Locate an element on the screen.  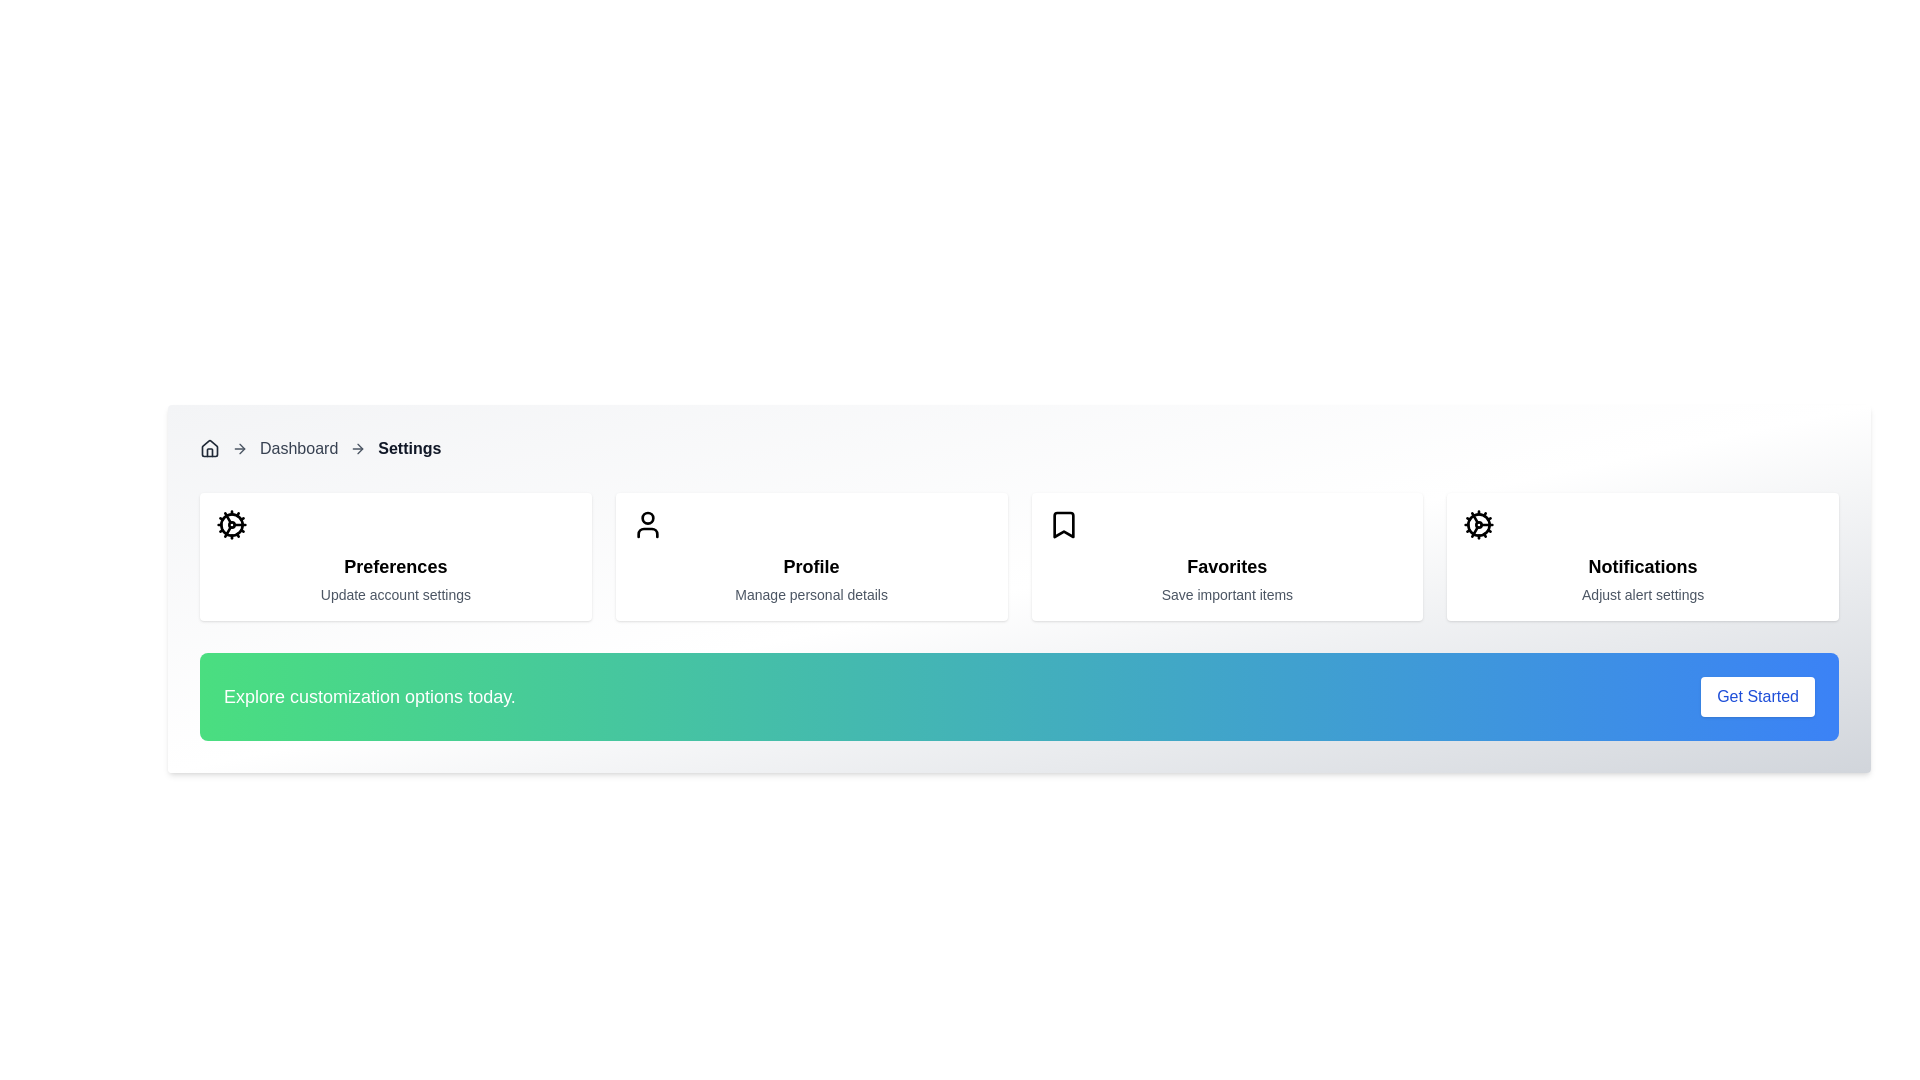
the static text label that provides additional information about the 'Favorites' section, located within the 'Favorites' card, below the title 'Favorites' is located at coordinates (1226, 593).